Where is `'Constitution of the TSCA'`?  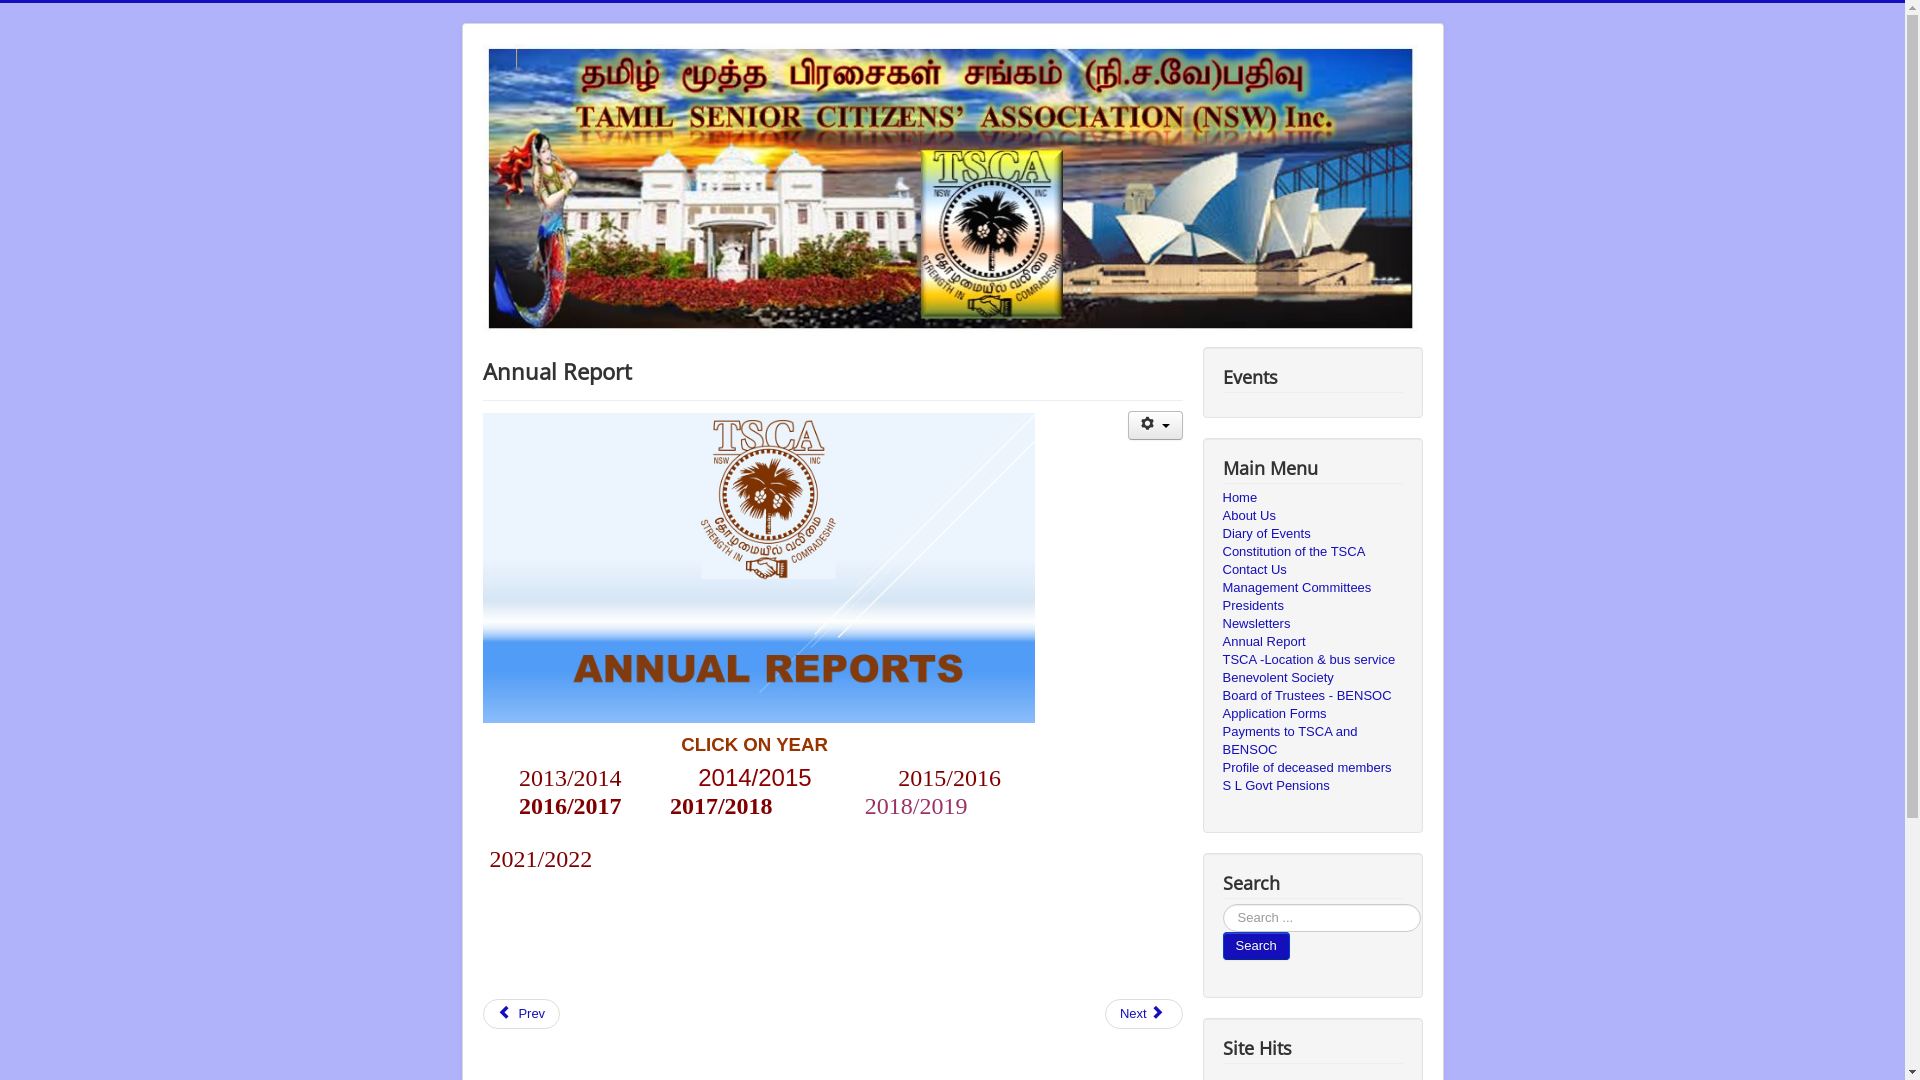
'Constitution of the TSCA' is located at coordinates (1221, 551).